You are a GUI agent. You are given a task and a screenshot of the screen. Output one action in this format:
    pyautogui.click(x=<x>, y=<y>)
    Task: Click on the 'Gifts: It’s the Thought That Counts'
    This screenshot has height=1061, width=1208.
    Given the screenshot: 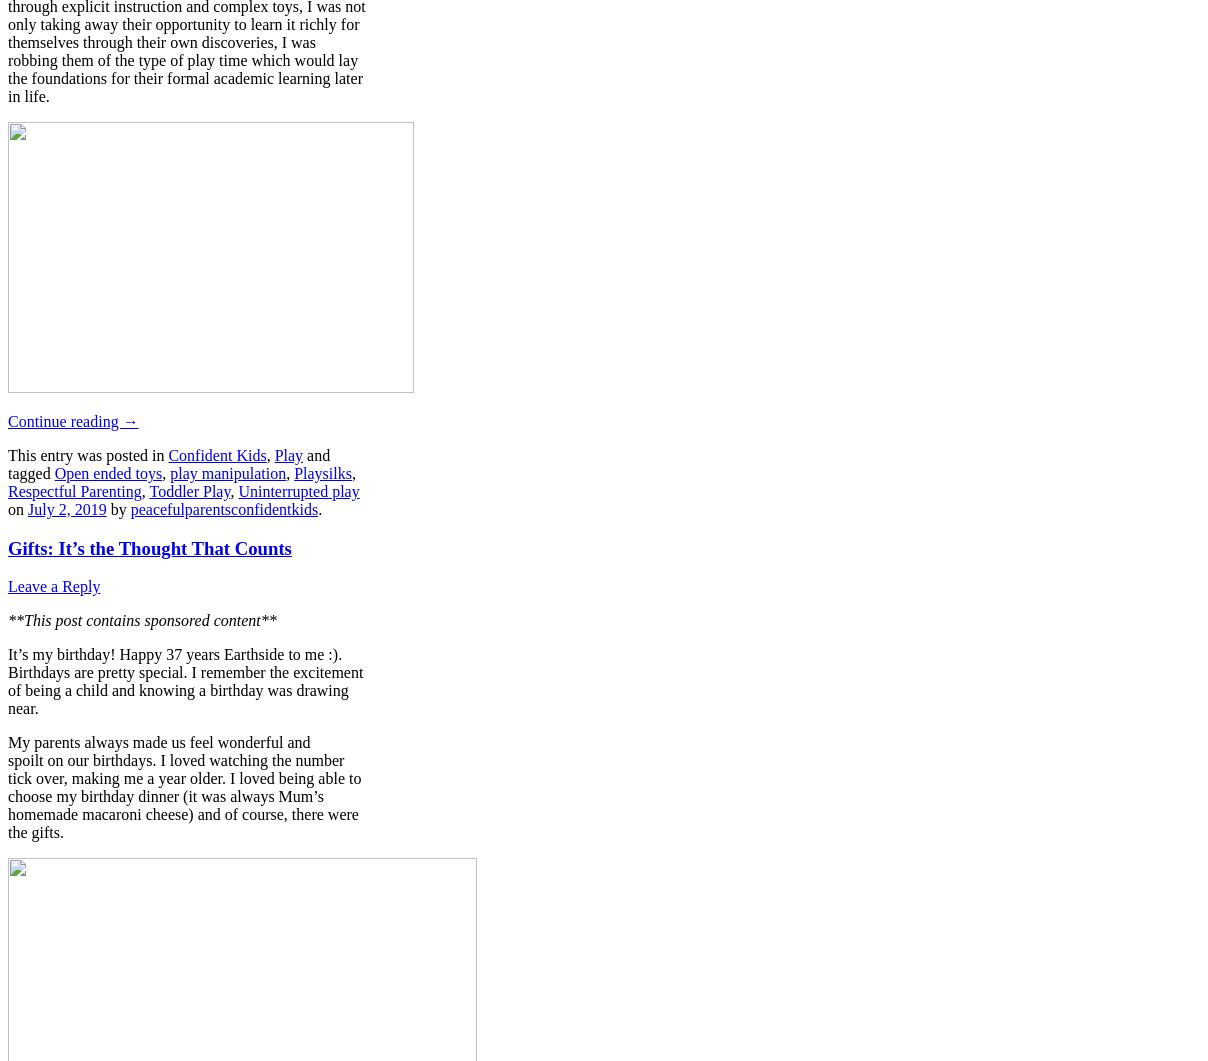 What is the action you would take?
    pyautogui.click(x=148, y=546)
    